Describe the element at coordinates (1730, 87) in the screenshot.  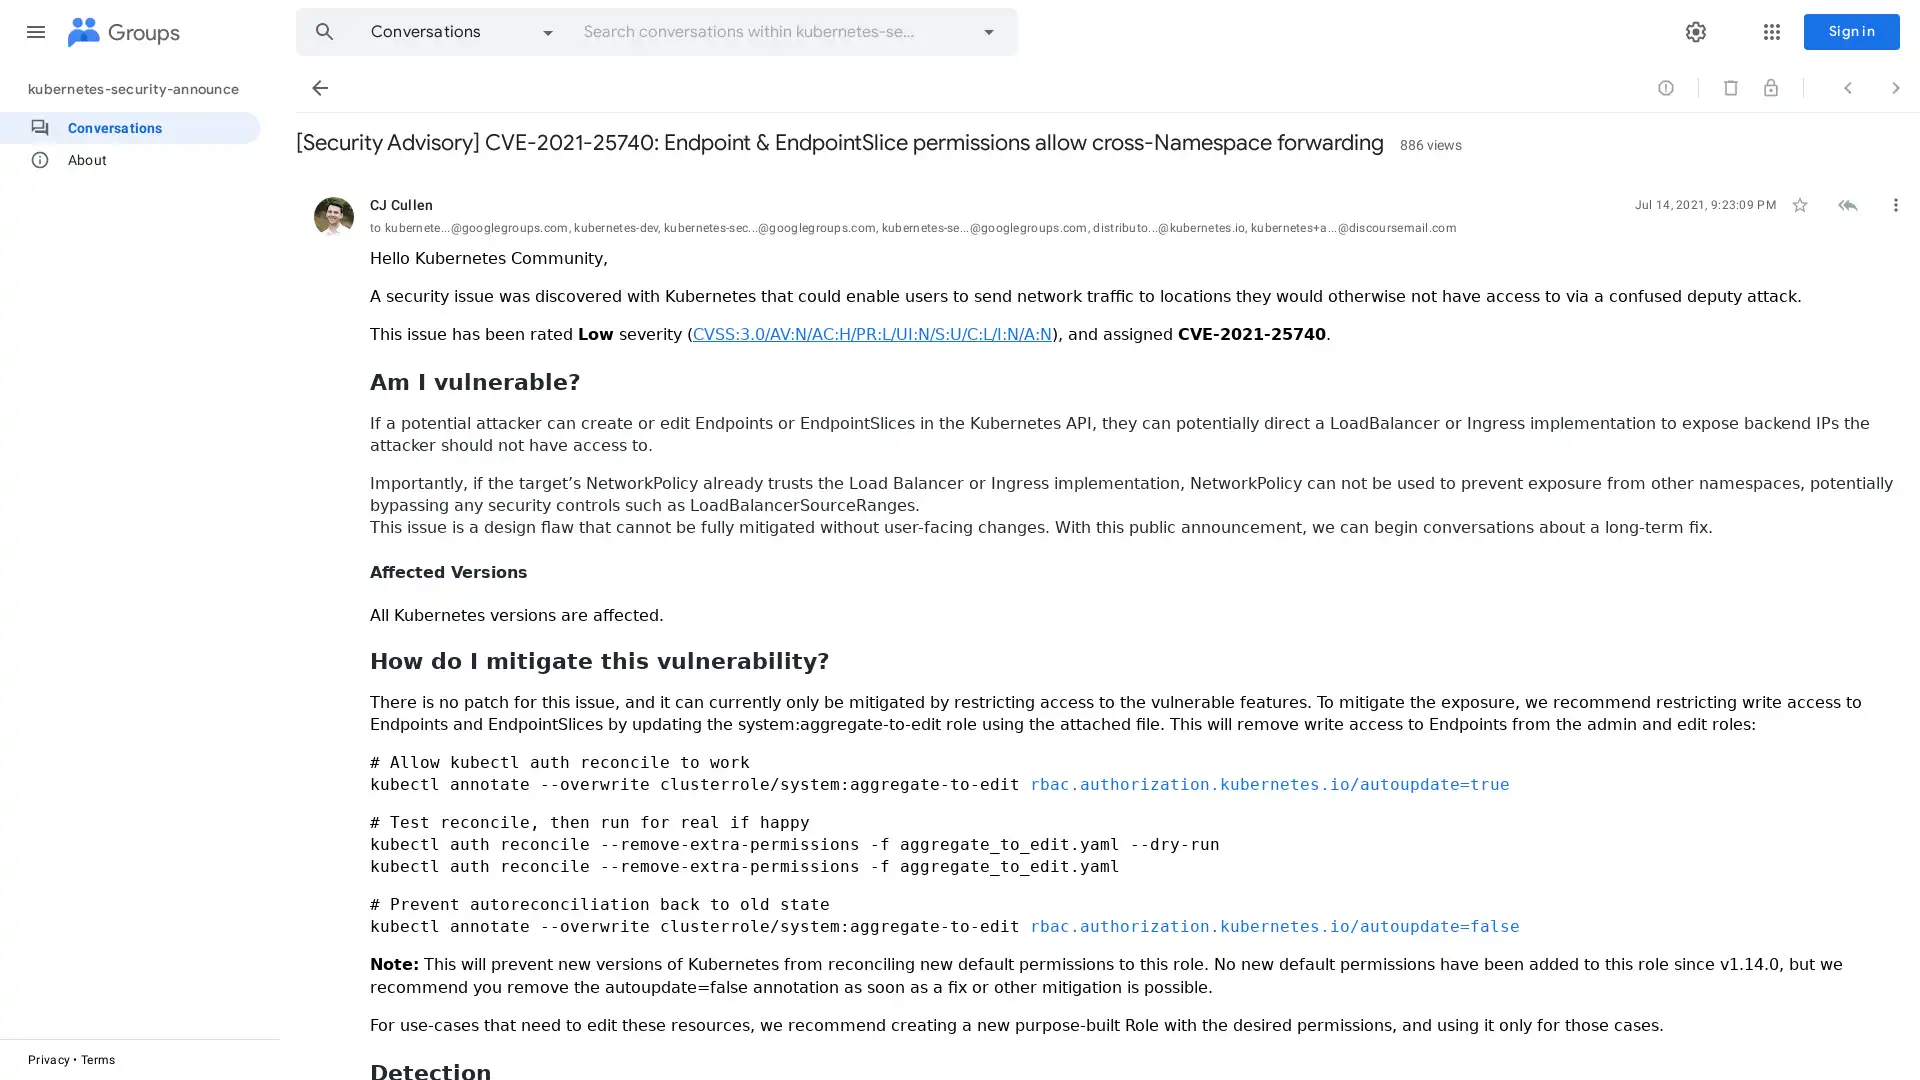
I see `You need the content moderator permission to delete conversations` at that location.